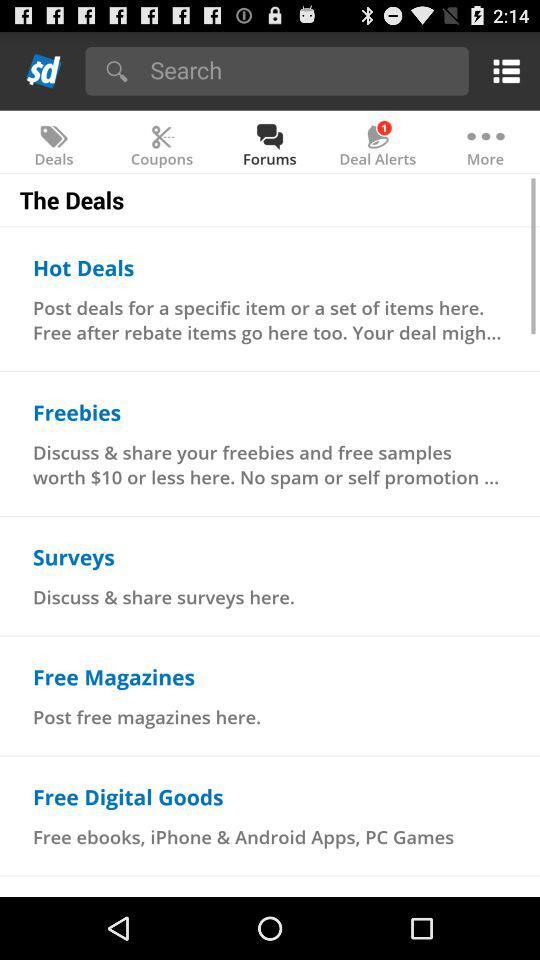 The width and height of the screenshot is (540, 960). Describe the element at coordinates (243, 837) in the screenshot. I see `item below free digital goods icon` at that location.